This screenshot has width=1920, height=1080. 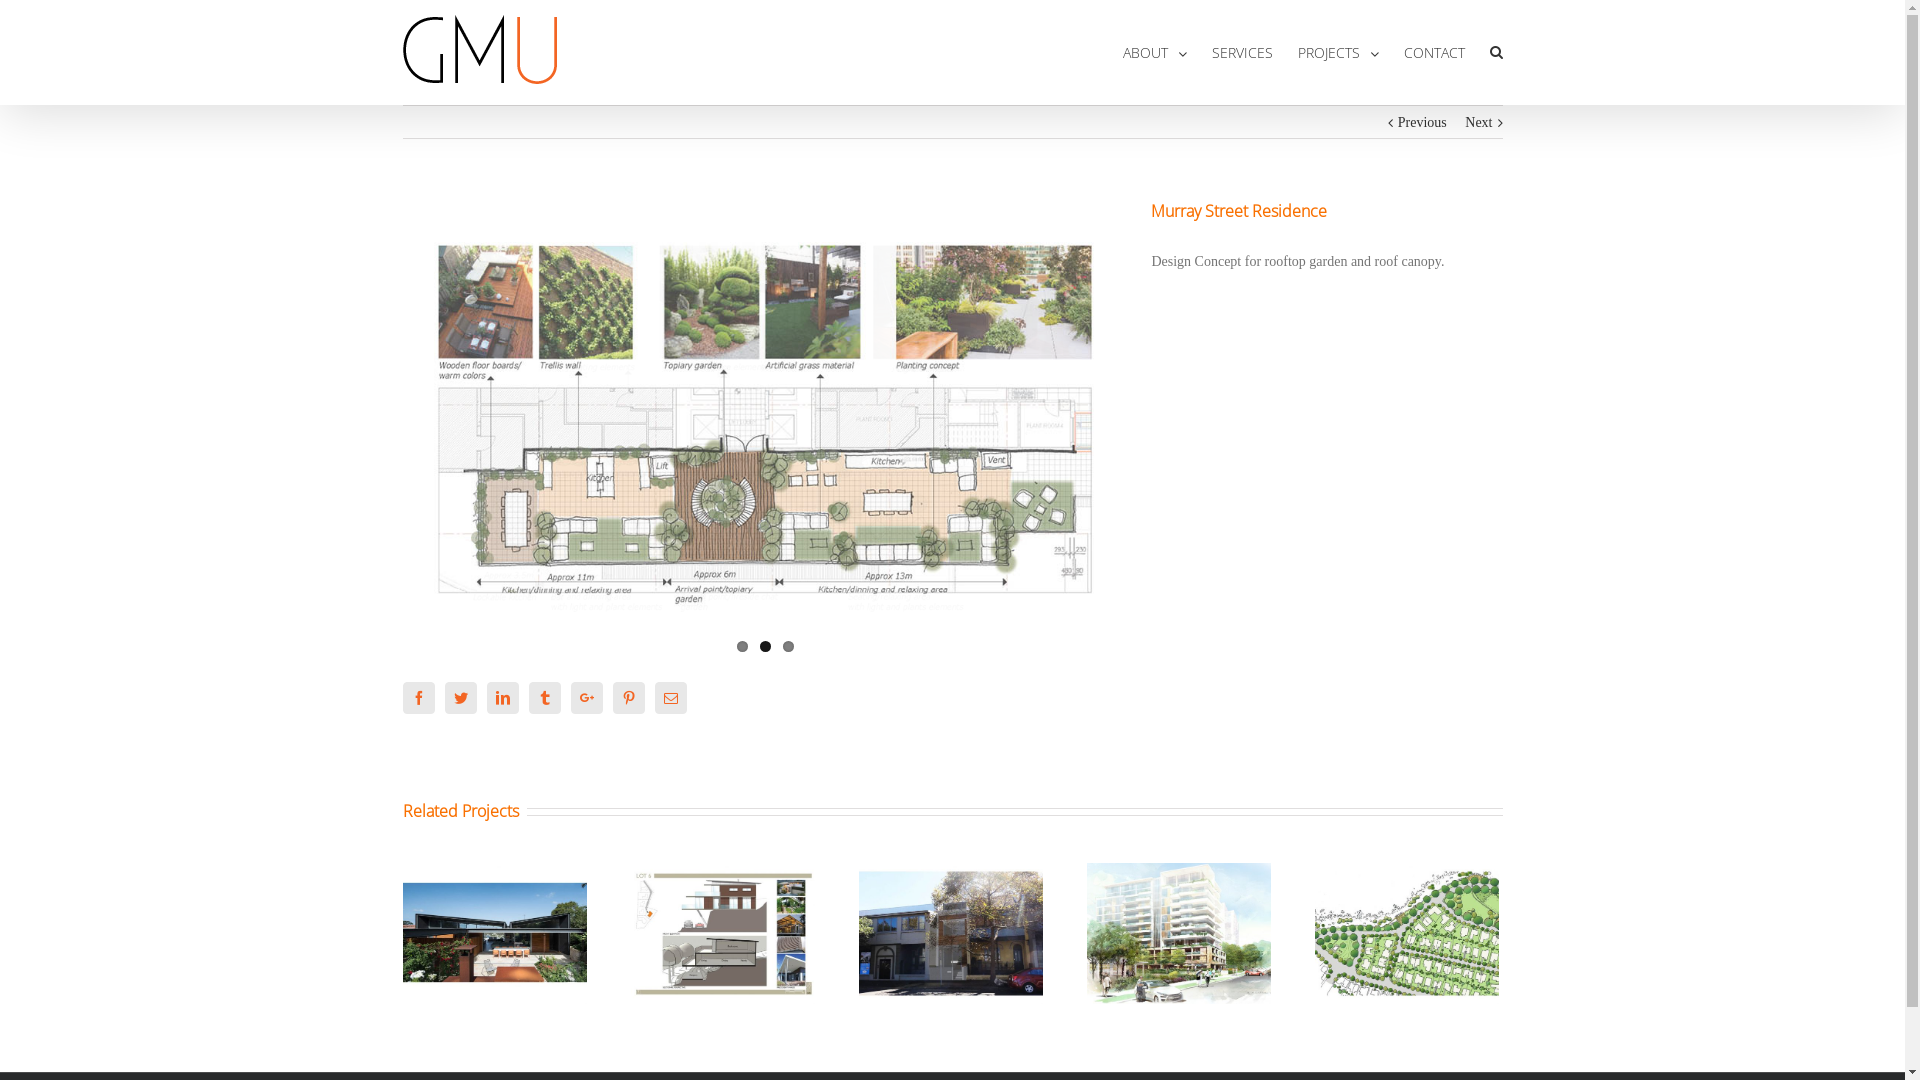 What do you see at coordinates (1210, 51) in the screenshot?
I see `'SERVICES'` at bounding box center [1210, 51].